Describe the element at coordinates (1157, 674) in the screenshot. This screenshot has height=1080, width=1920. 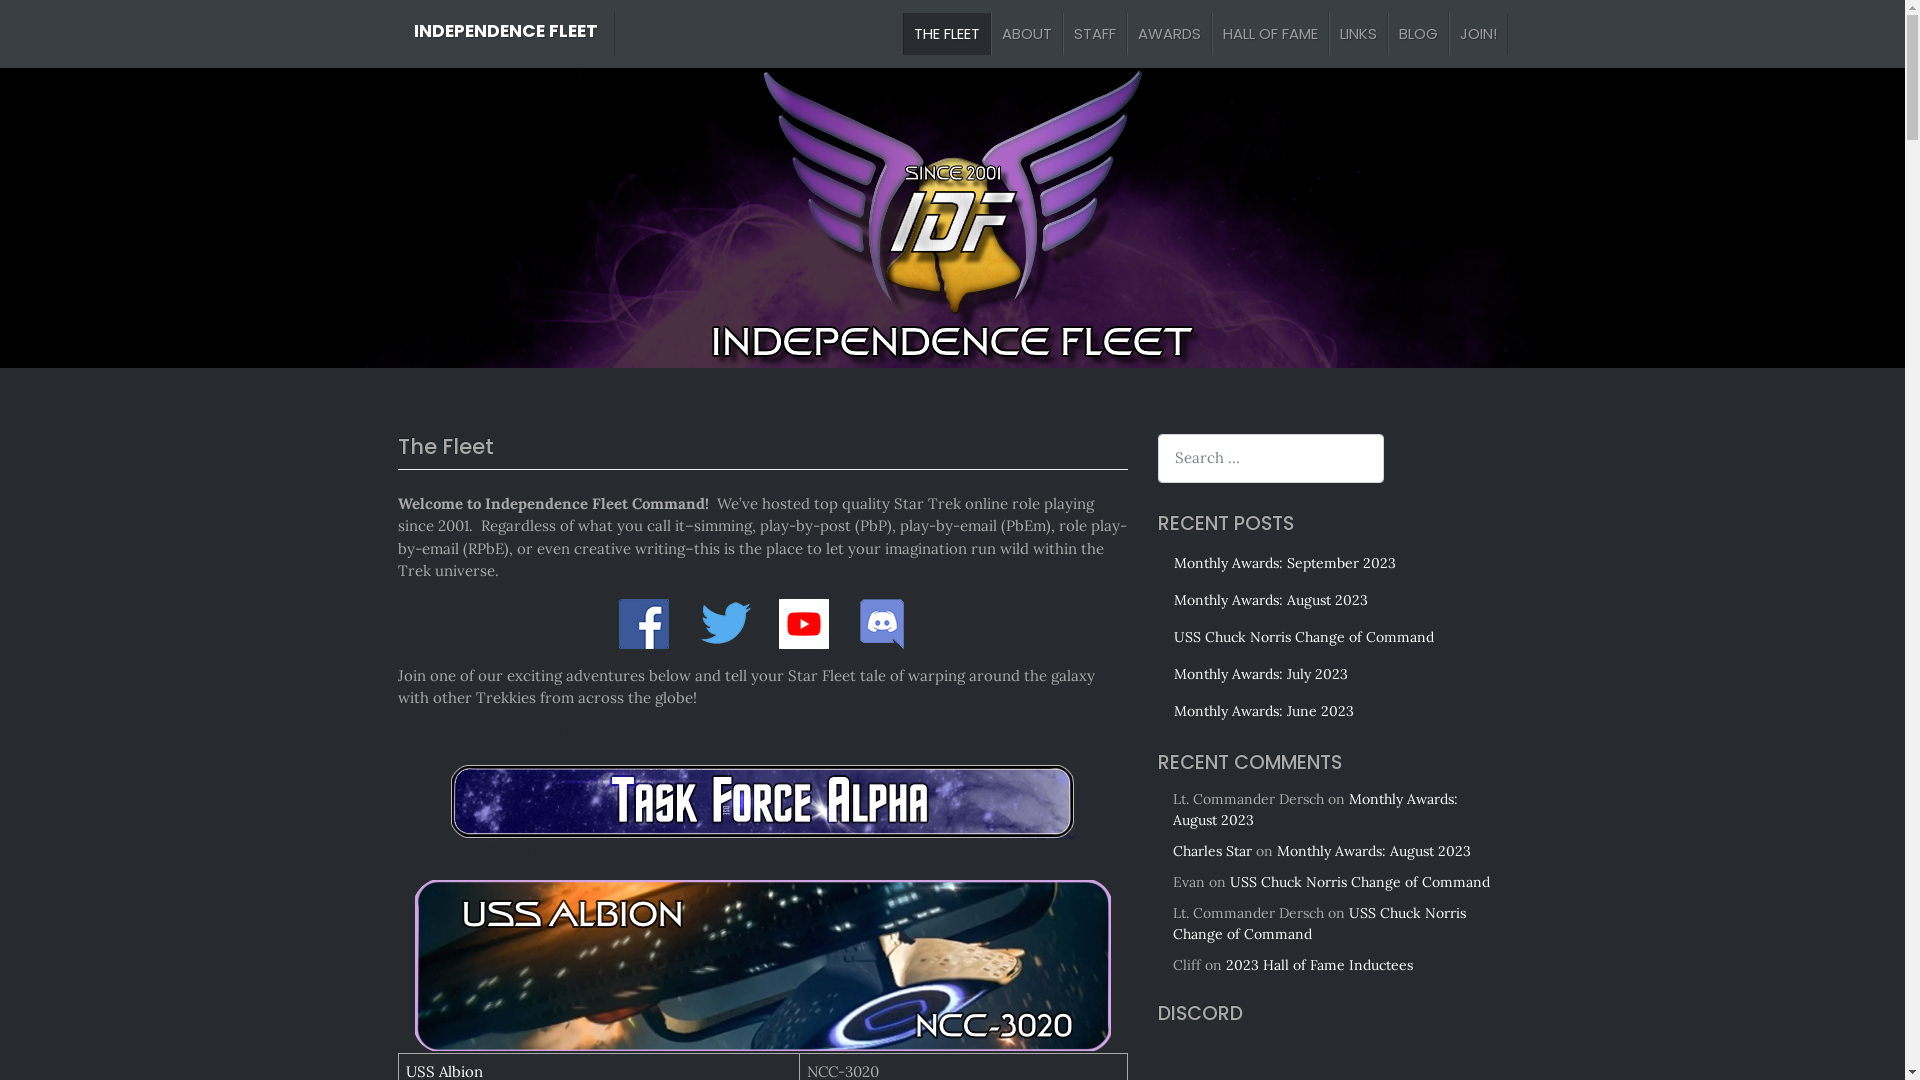
I see `'Monthly Awards: July 2023'` at that location.